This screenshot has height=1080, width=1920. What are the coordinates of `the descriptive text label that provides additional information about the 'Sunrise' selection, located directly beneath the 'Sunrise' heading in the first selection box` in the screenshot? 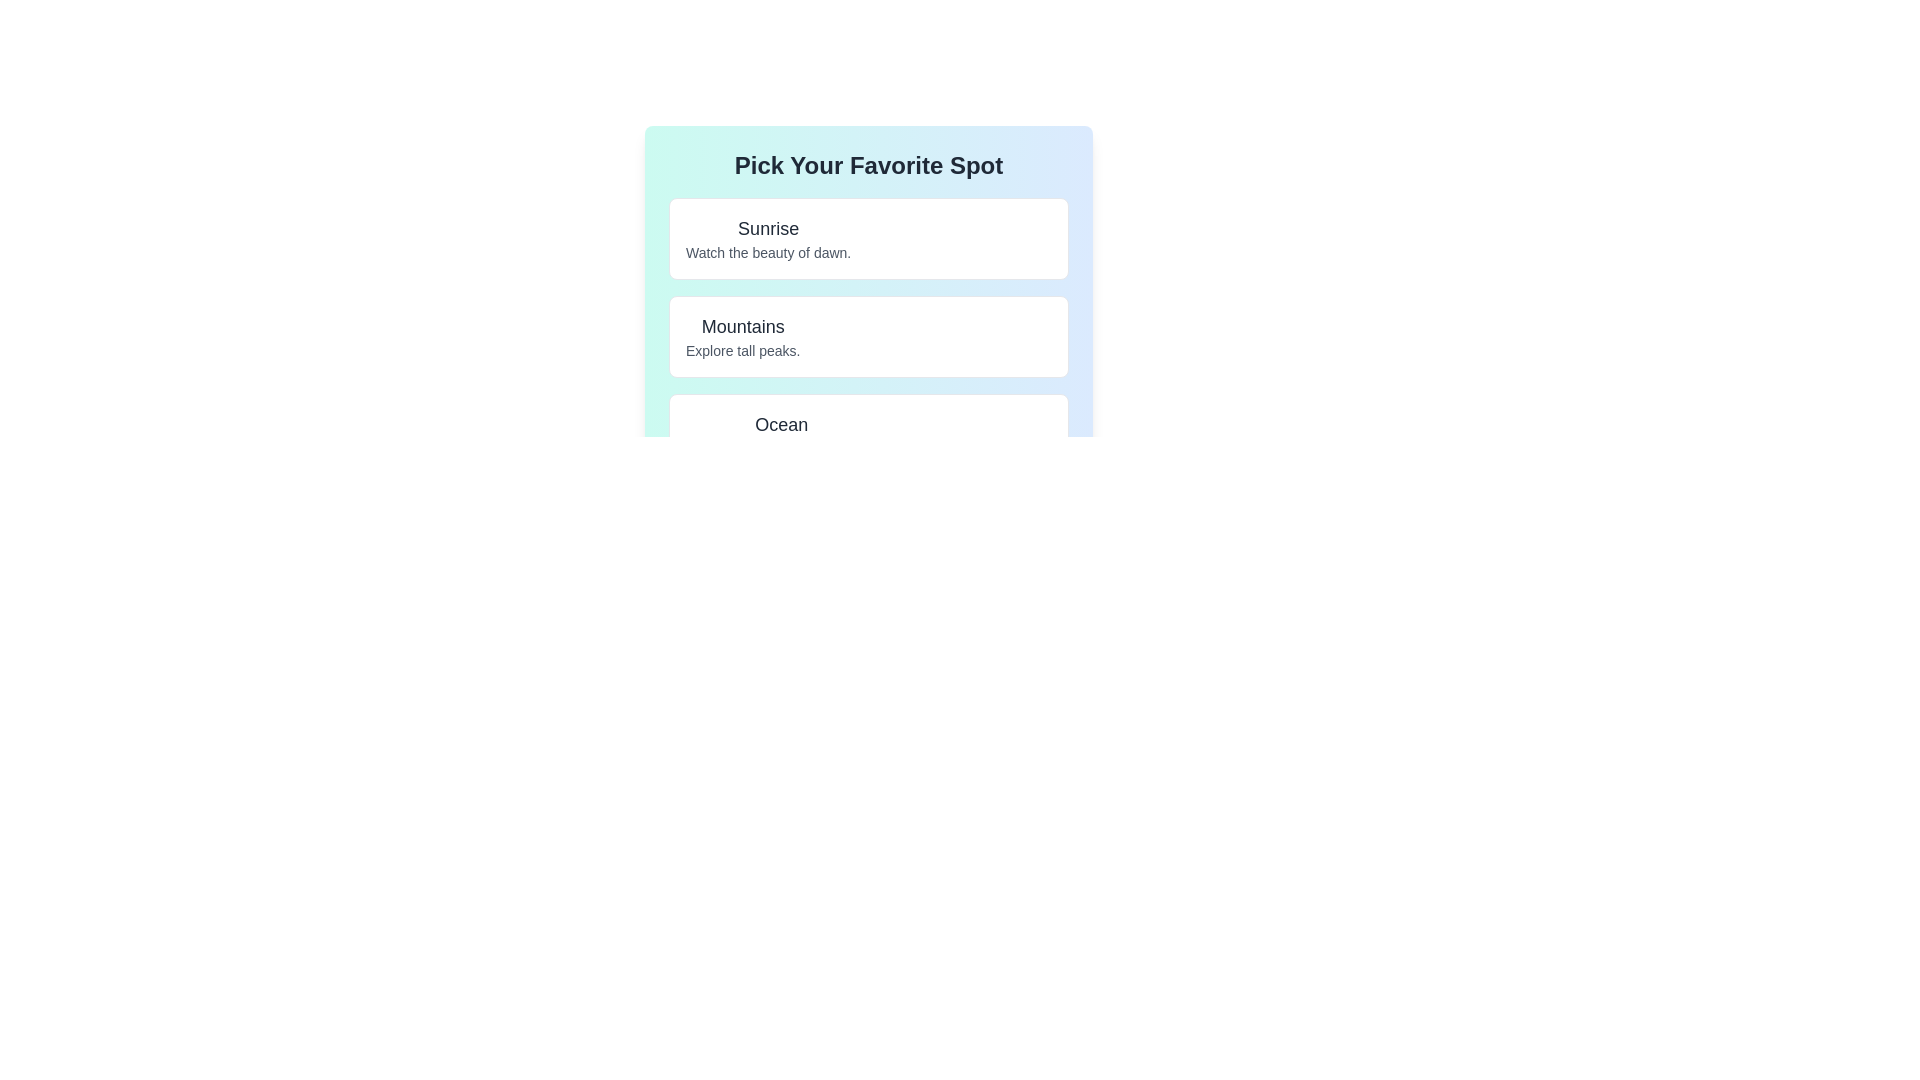 It's located at (767, 252).